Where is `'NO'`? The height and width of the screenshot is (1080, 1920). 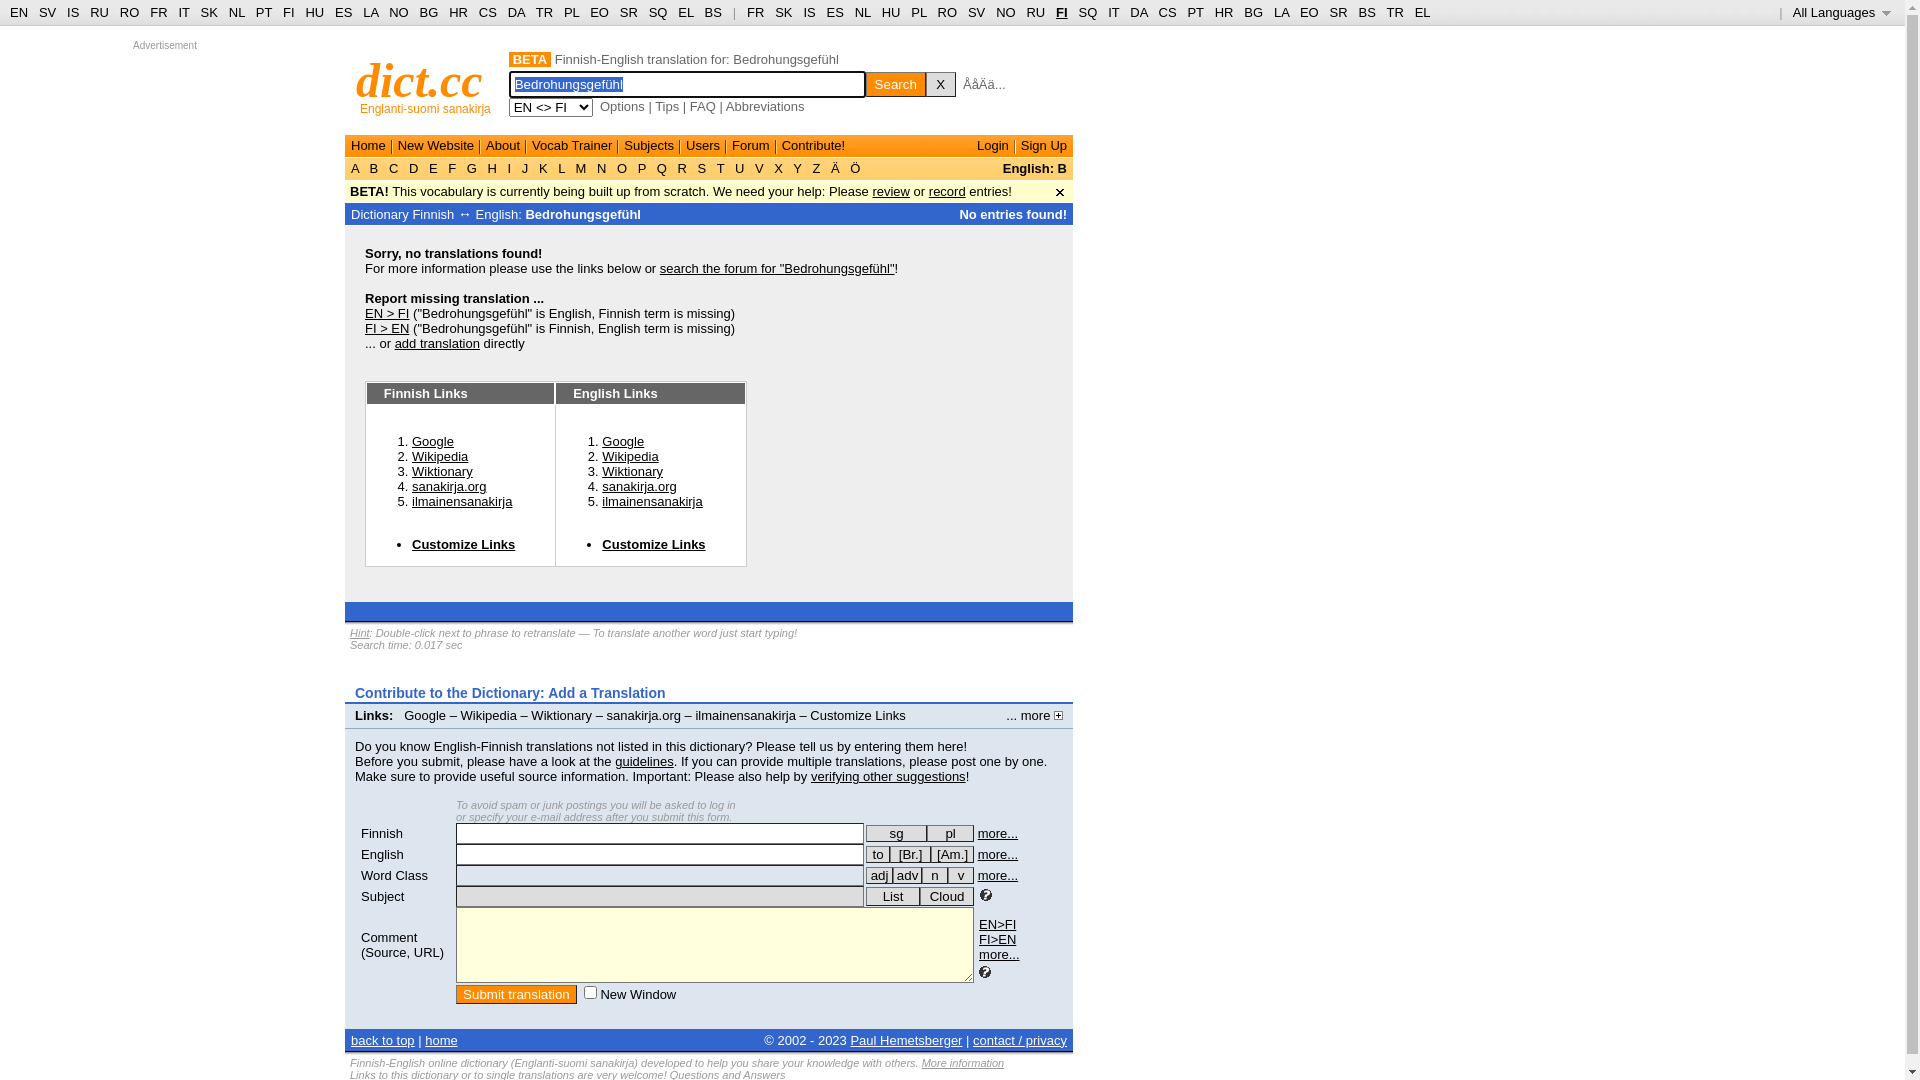
'NO' is located at coordinates (1006, 12).